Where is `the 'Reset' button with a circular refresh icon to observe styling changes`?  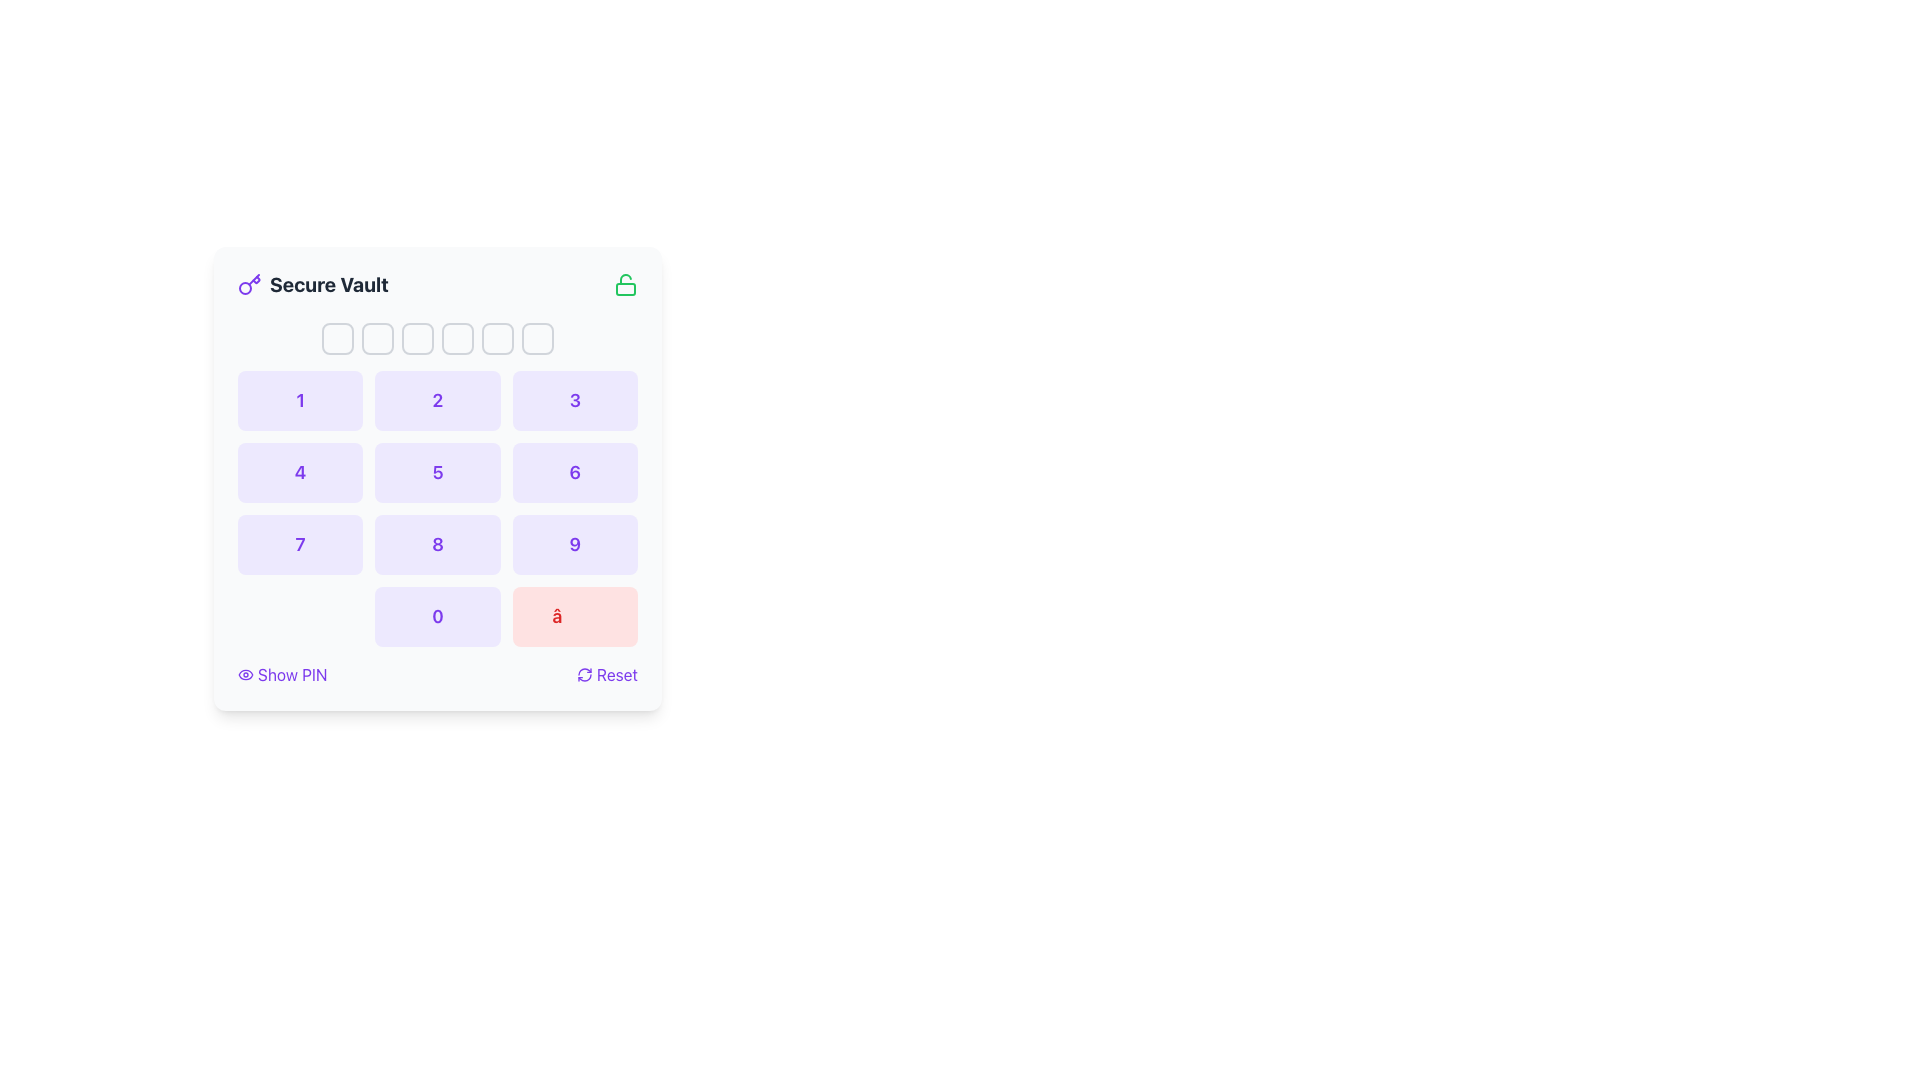
the 'Reset' button with a circular refresh icon to observe styling changes is located at coordinates (606, 675).